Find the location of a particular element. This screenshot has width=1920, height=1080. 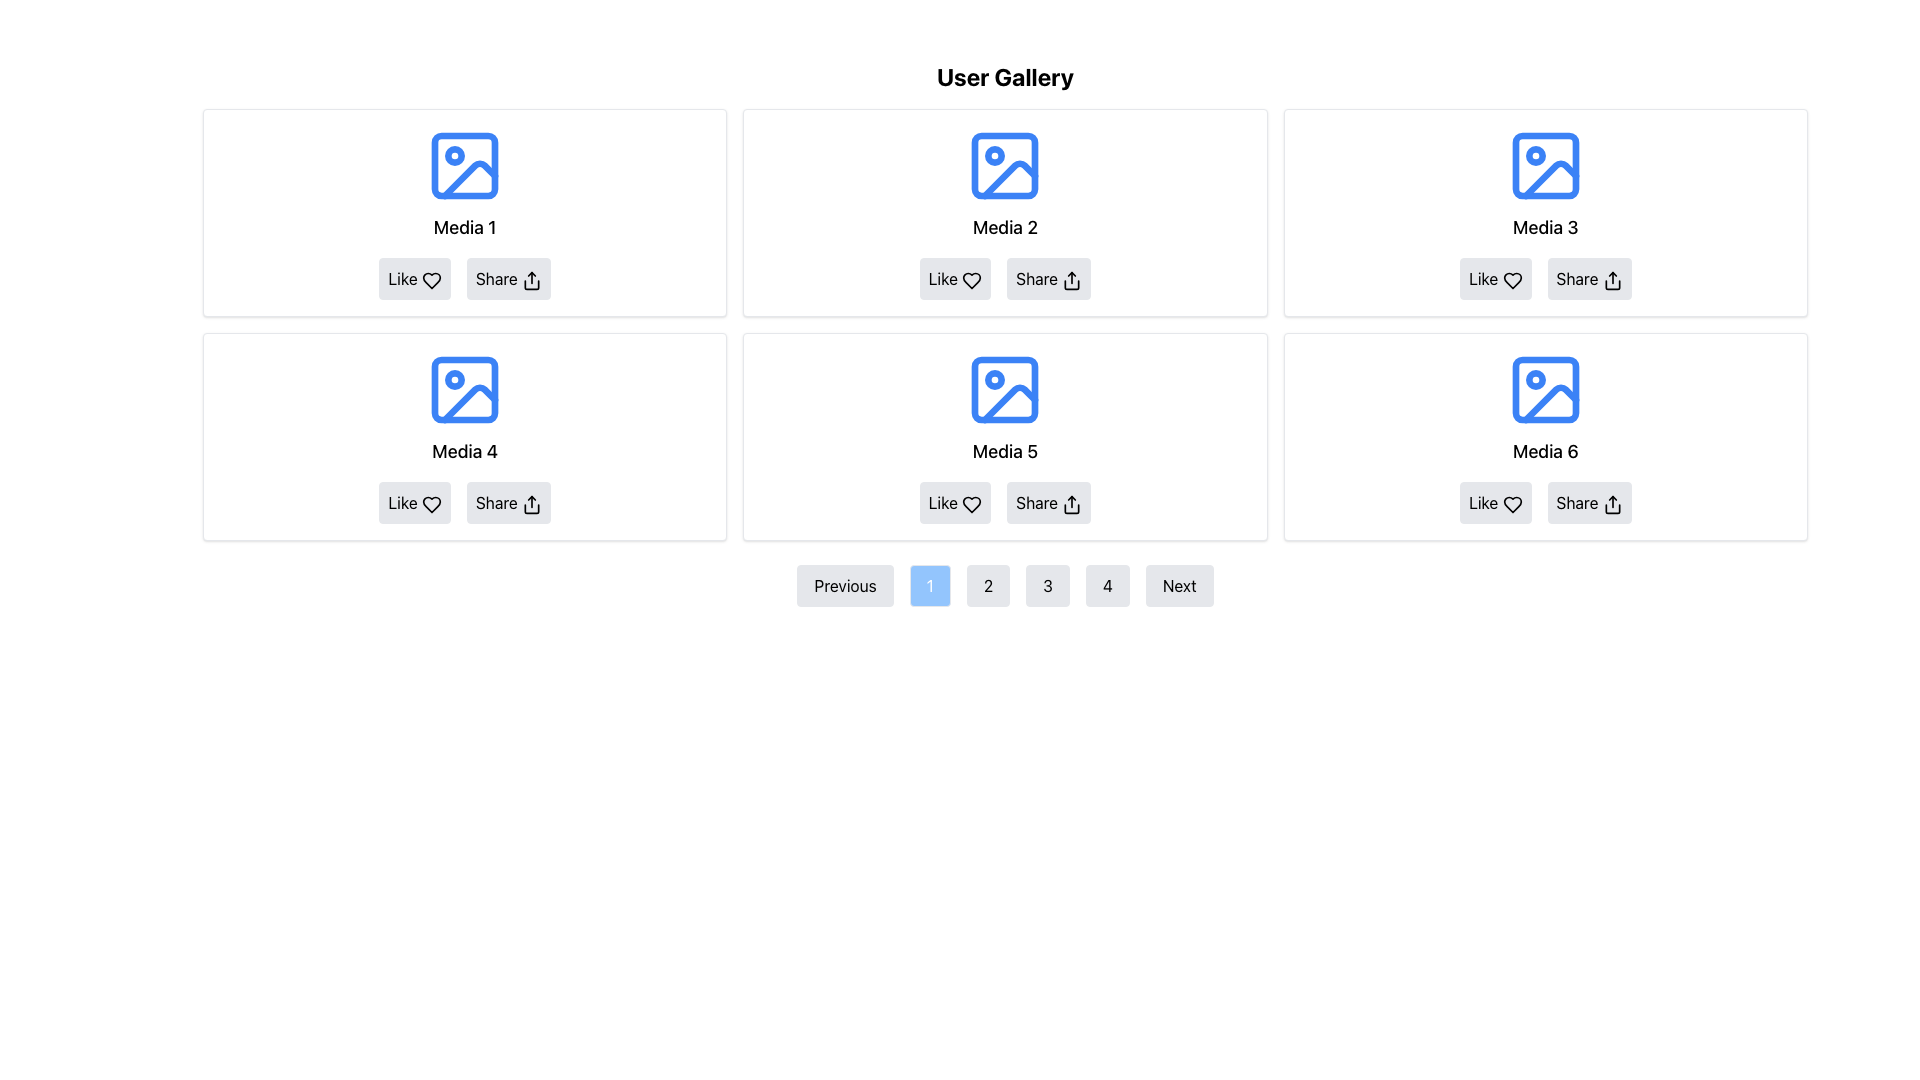

the 'Share' button icon located below the 'Media 1' section in the user gallery grid is located at coordinates (531, 280).